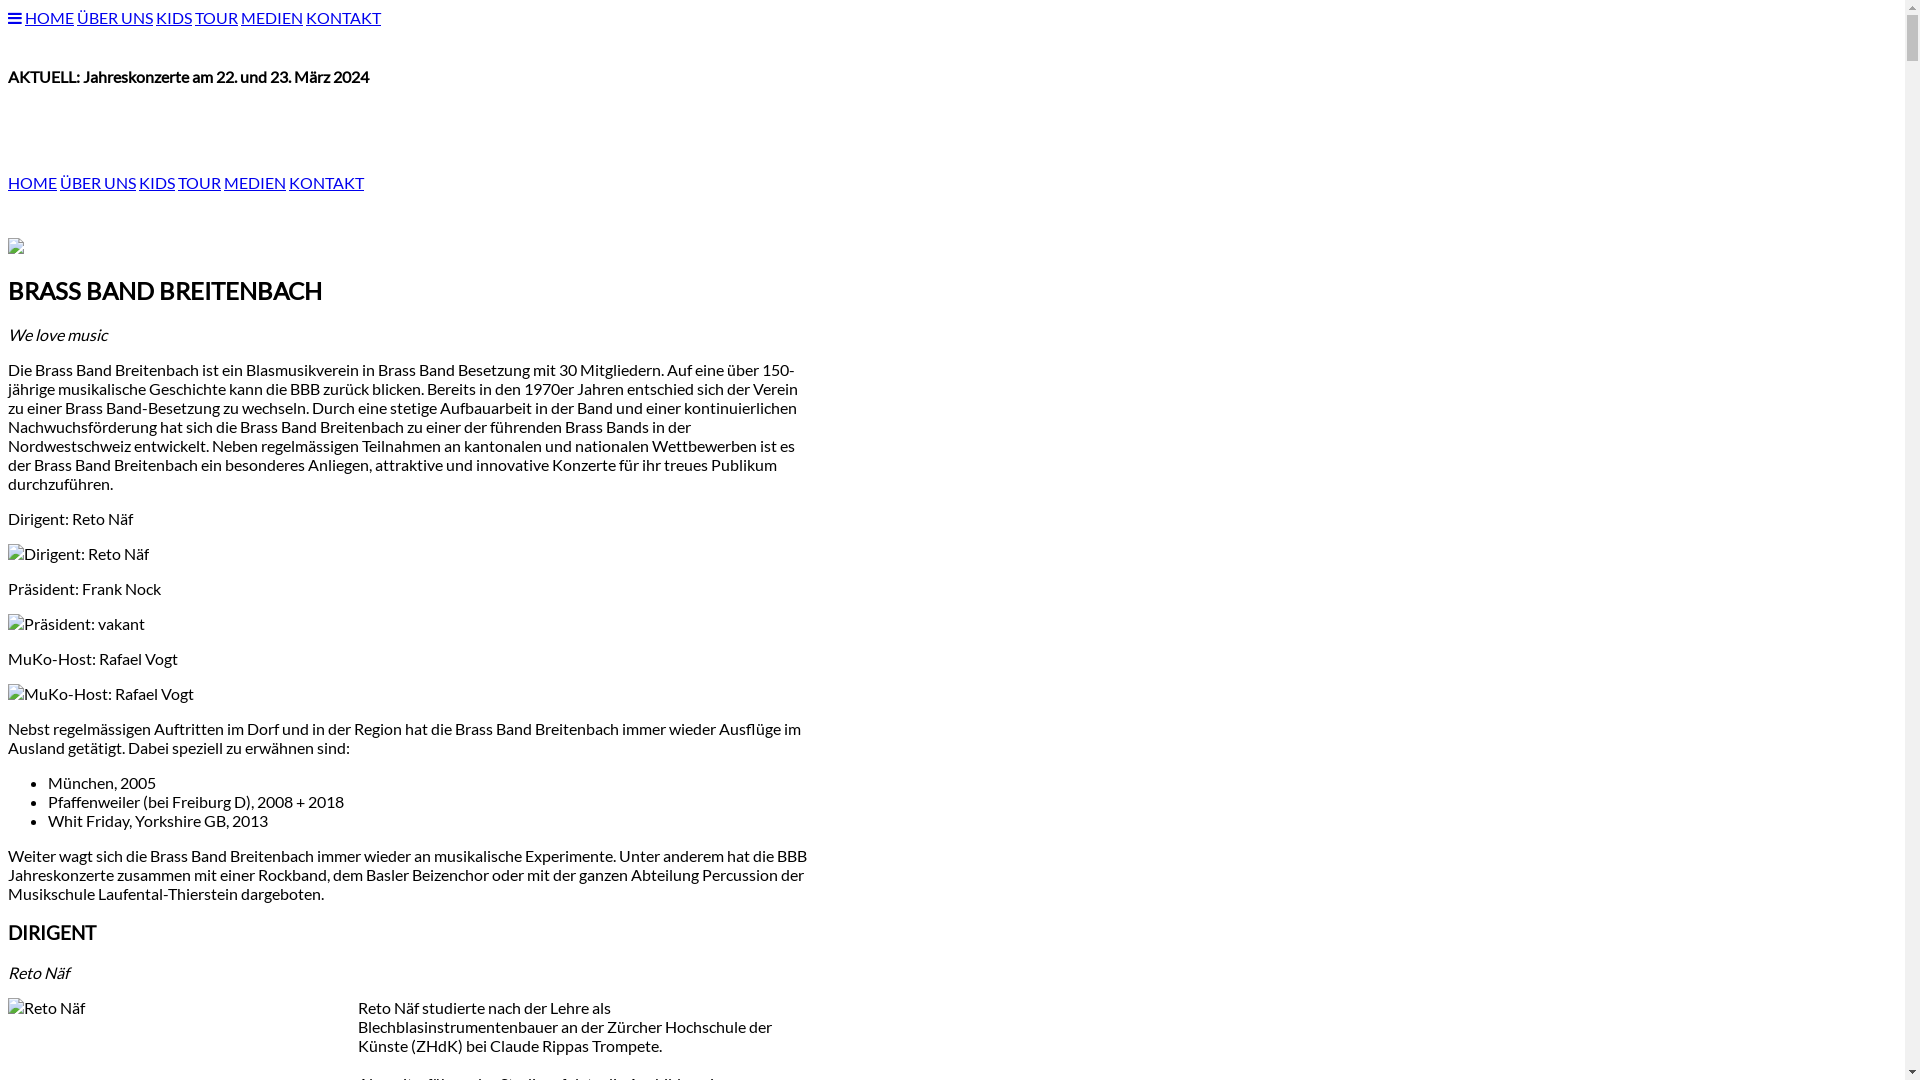 This screenshot has width=1920, height=1080. I want to click on 'KONTAKT', so click(343, 17).